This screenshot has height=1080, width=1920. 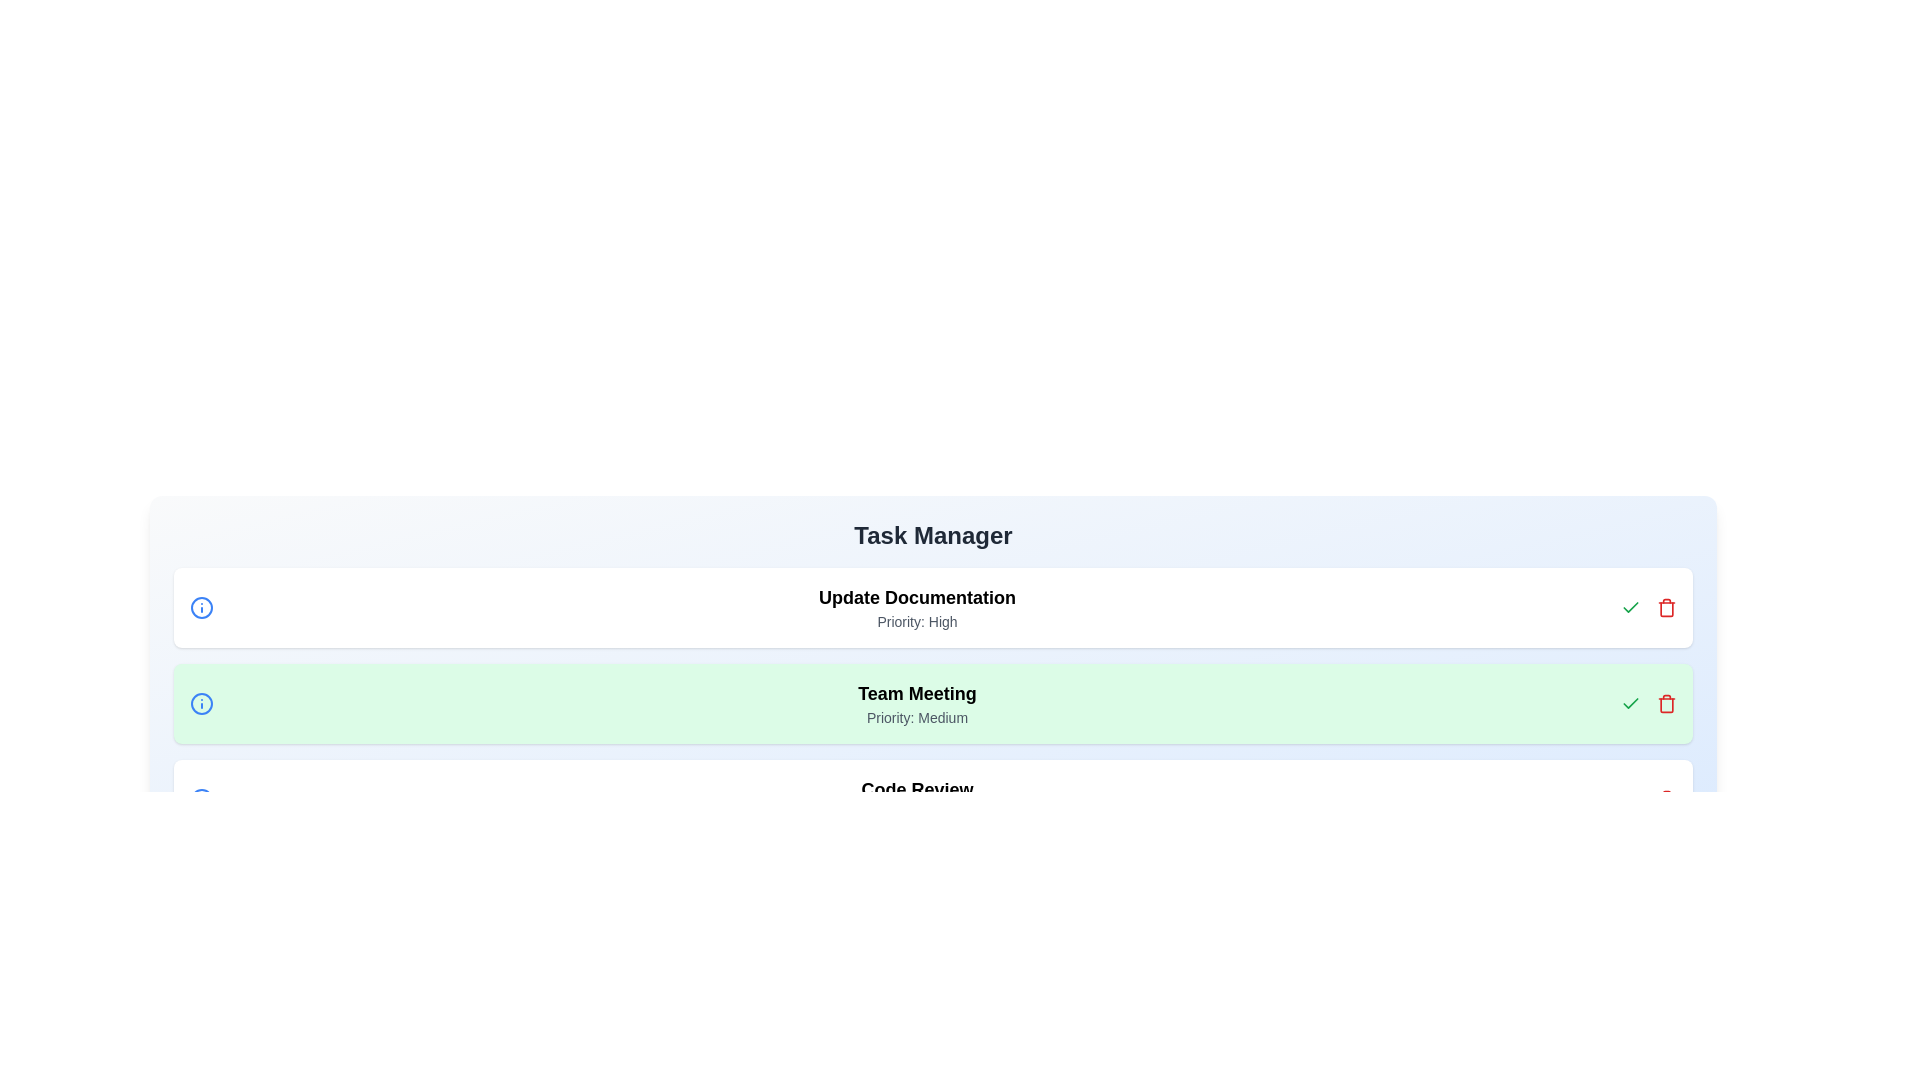 What do you see at coordinates (201, 798) in the screenshot?
I see `the information icon for the task 'Code Review'` at bounding box center [201, 798].